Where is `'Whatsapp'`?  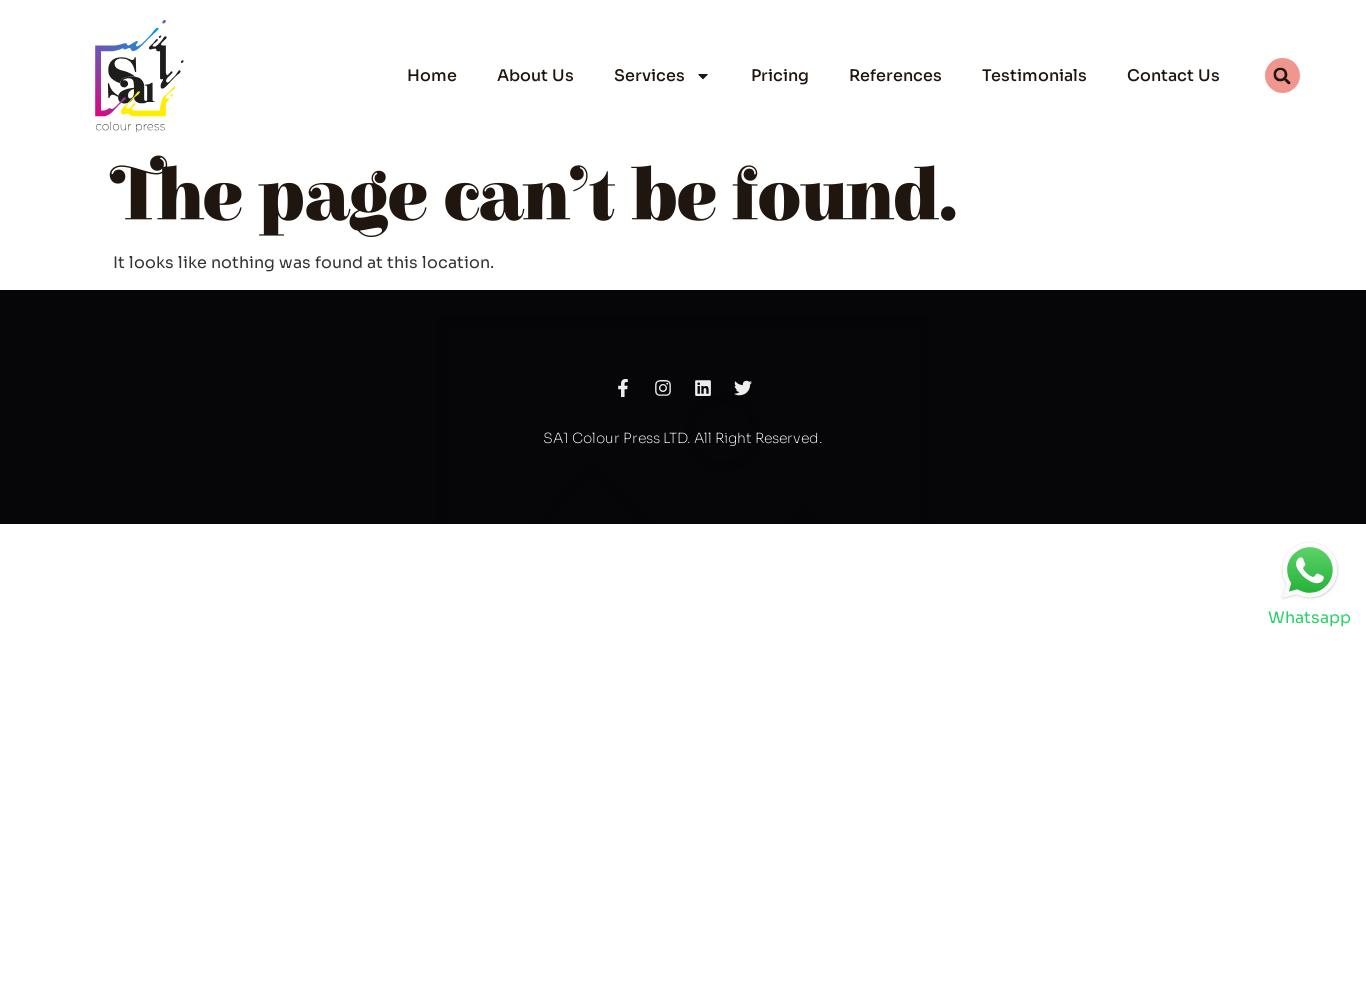
'Whatsapp' is located at coordinates (1267, 616).